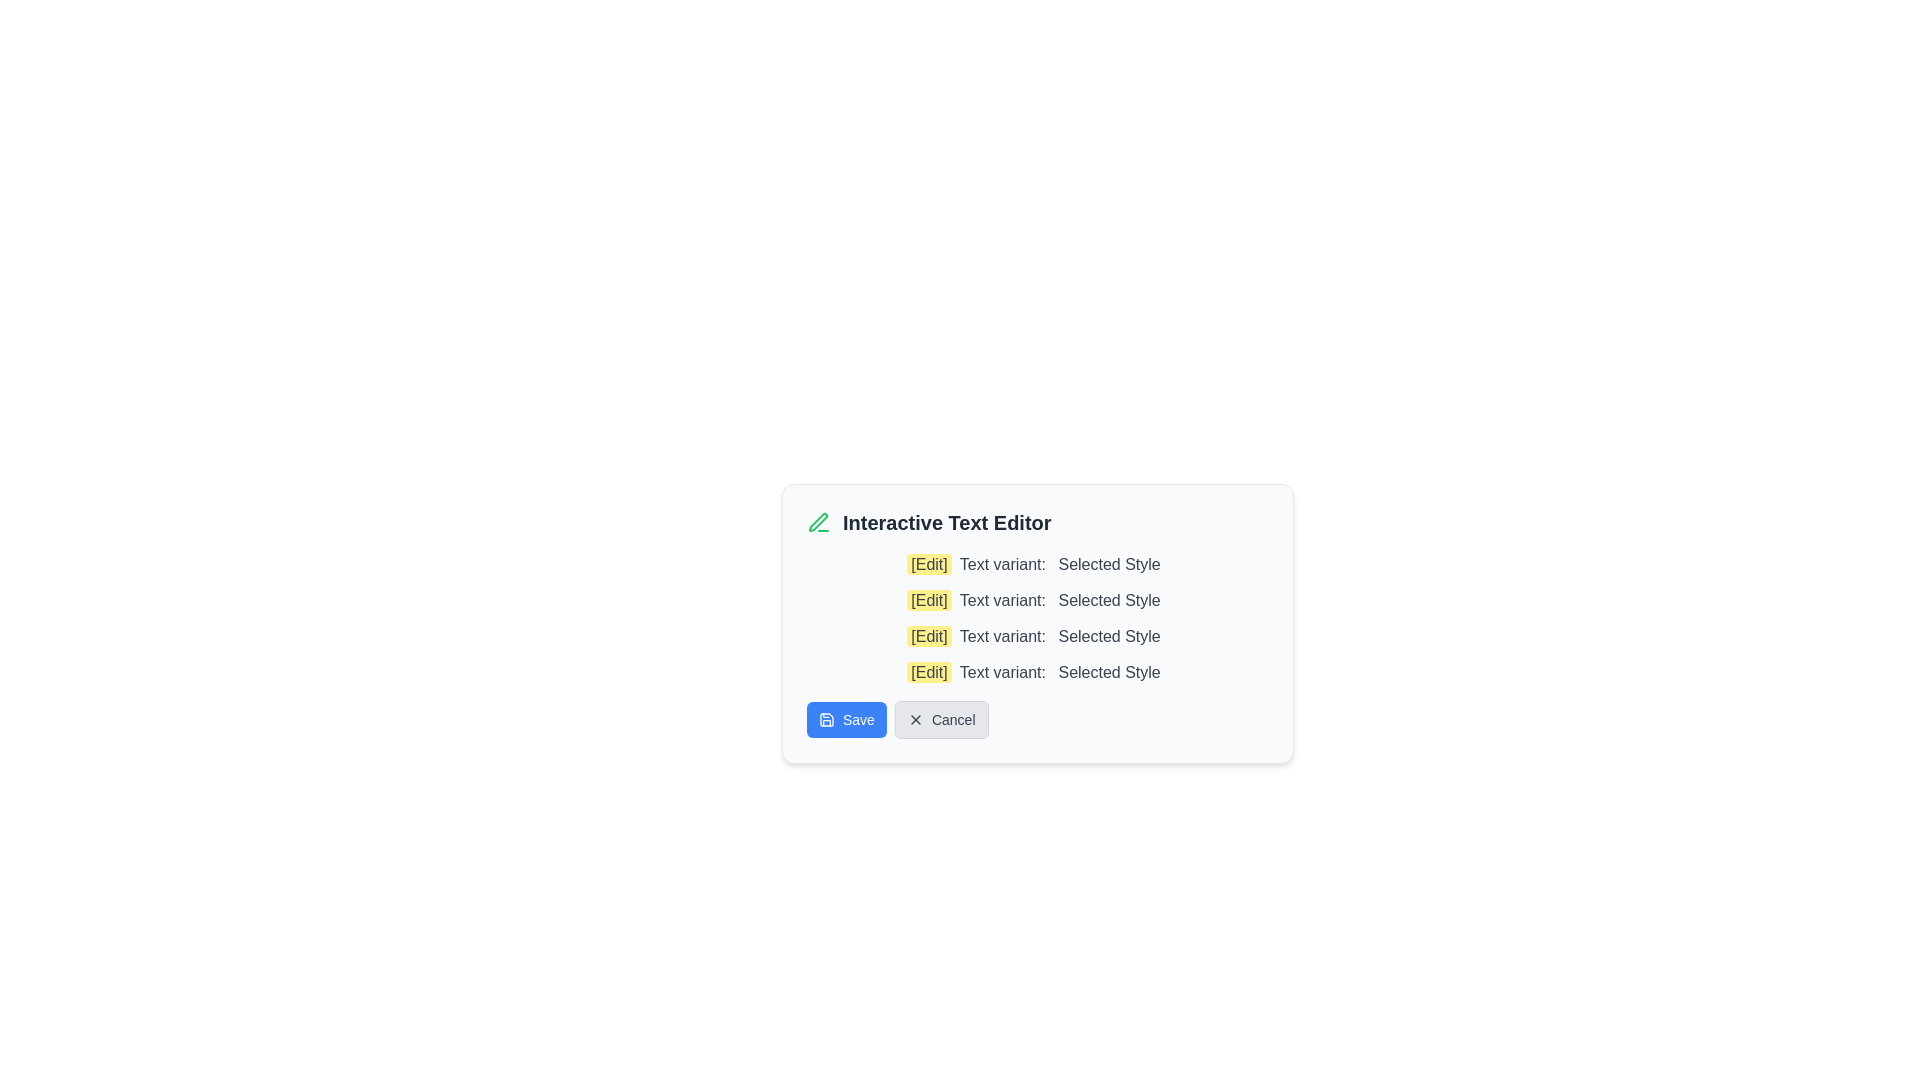  I want to click on the 'Save' icon located at the far left of the 'Save' button in the bottom-left corner of the modal dialog, so click(826, 720).